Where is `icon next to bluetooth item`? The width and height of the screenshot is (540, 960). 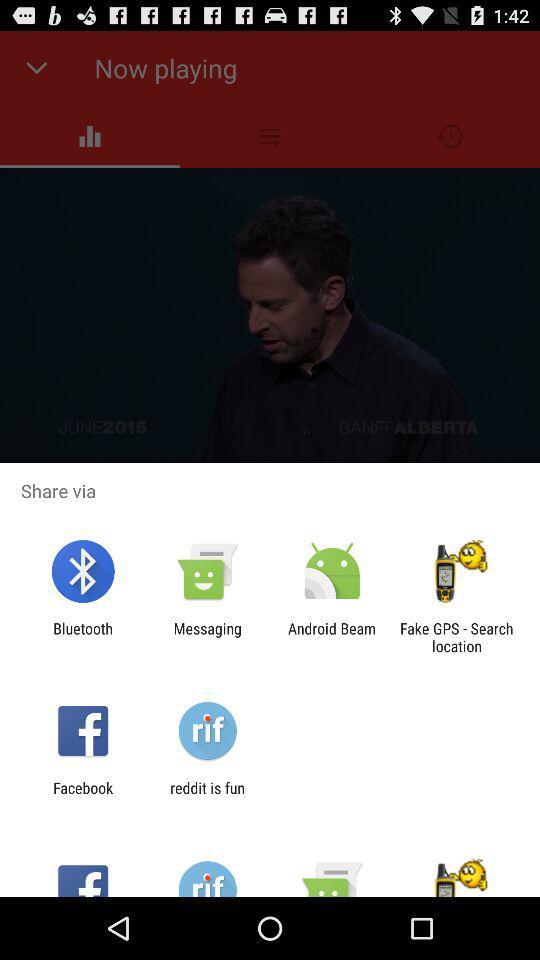 icon next to bluetooth item is located at coordinates (206, 636).